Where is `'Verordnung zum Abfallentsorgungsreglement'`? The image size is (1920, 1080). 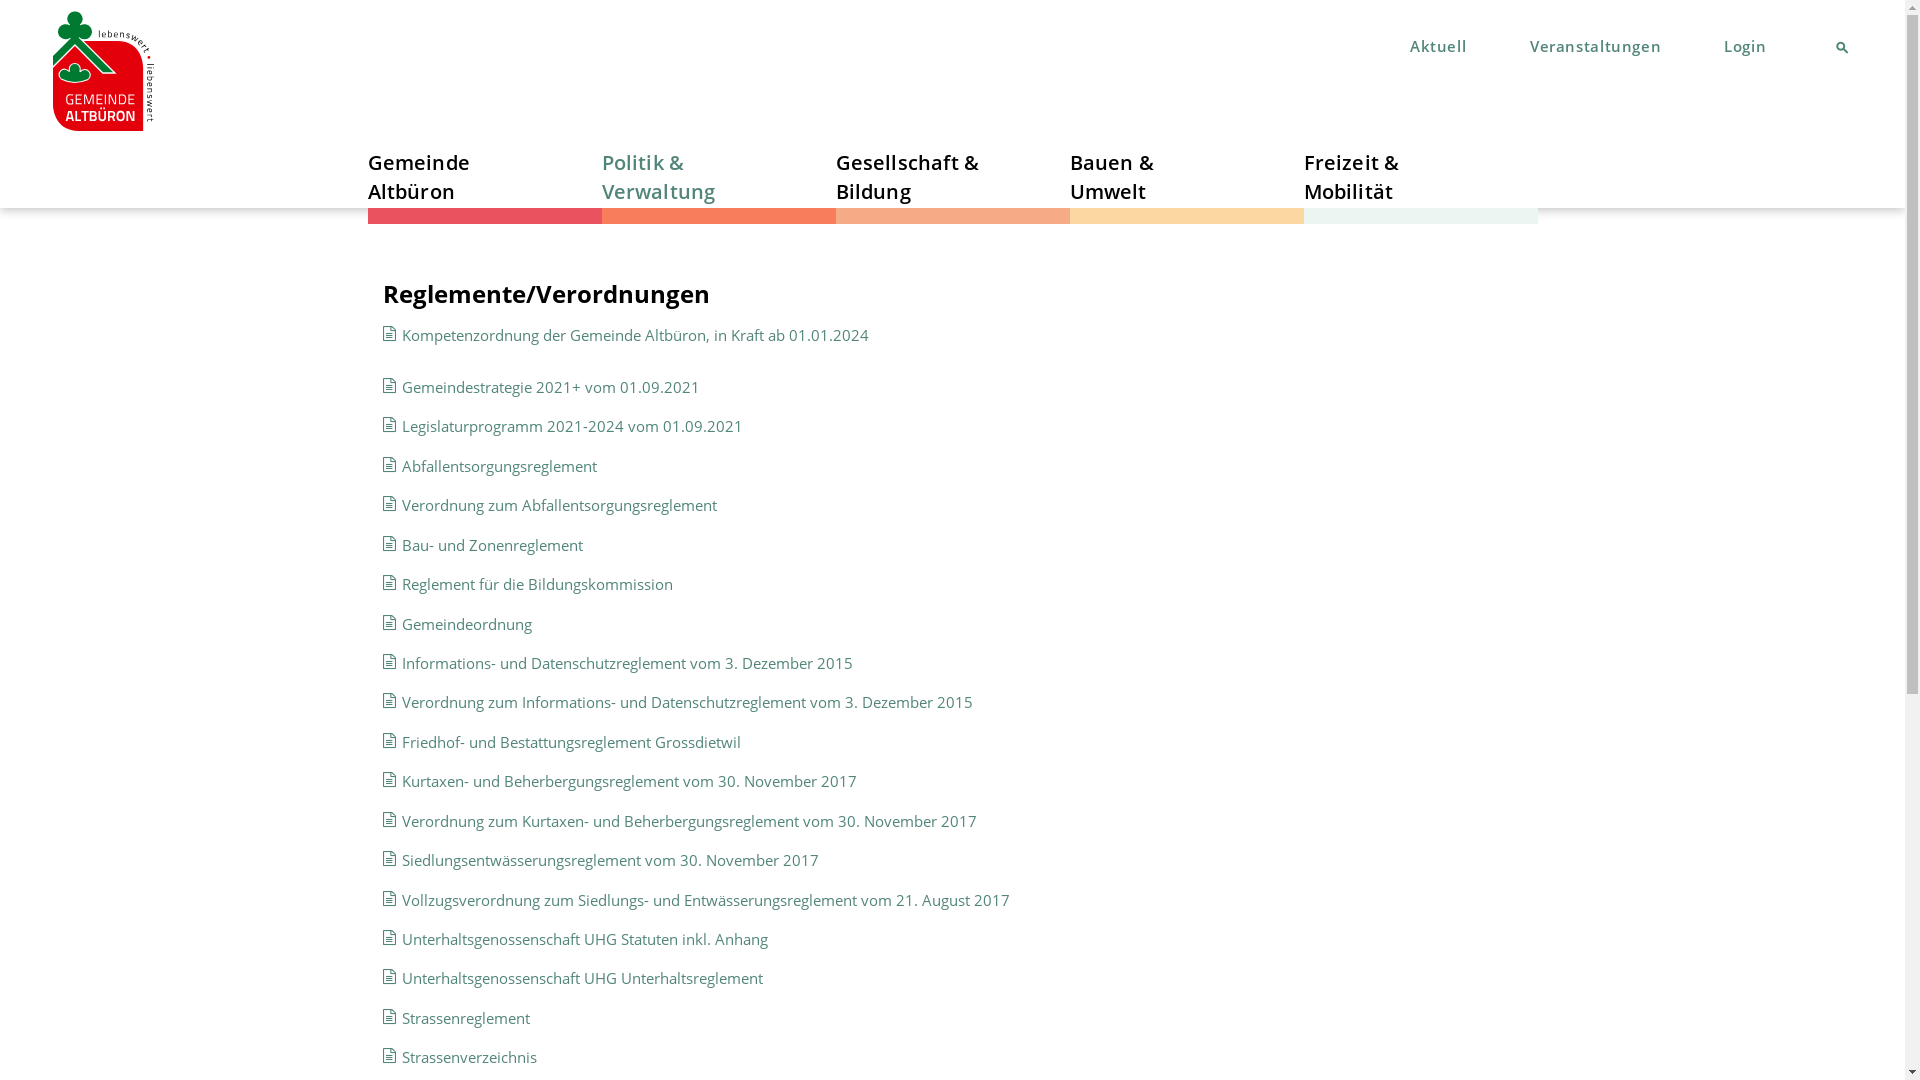 'Verordnung zum Abfallentsorgungsreglement' is located at coordinates (559, 504).